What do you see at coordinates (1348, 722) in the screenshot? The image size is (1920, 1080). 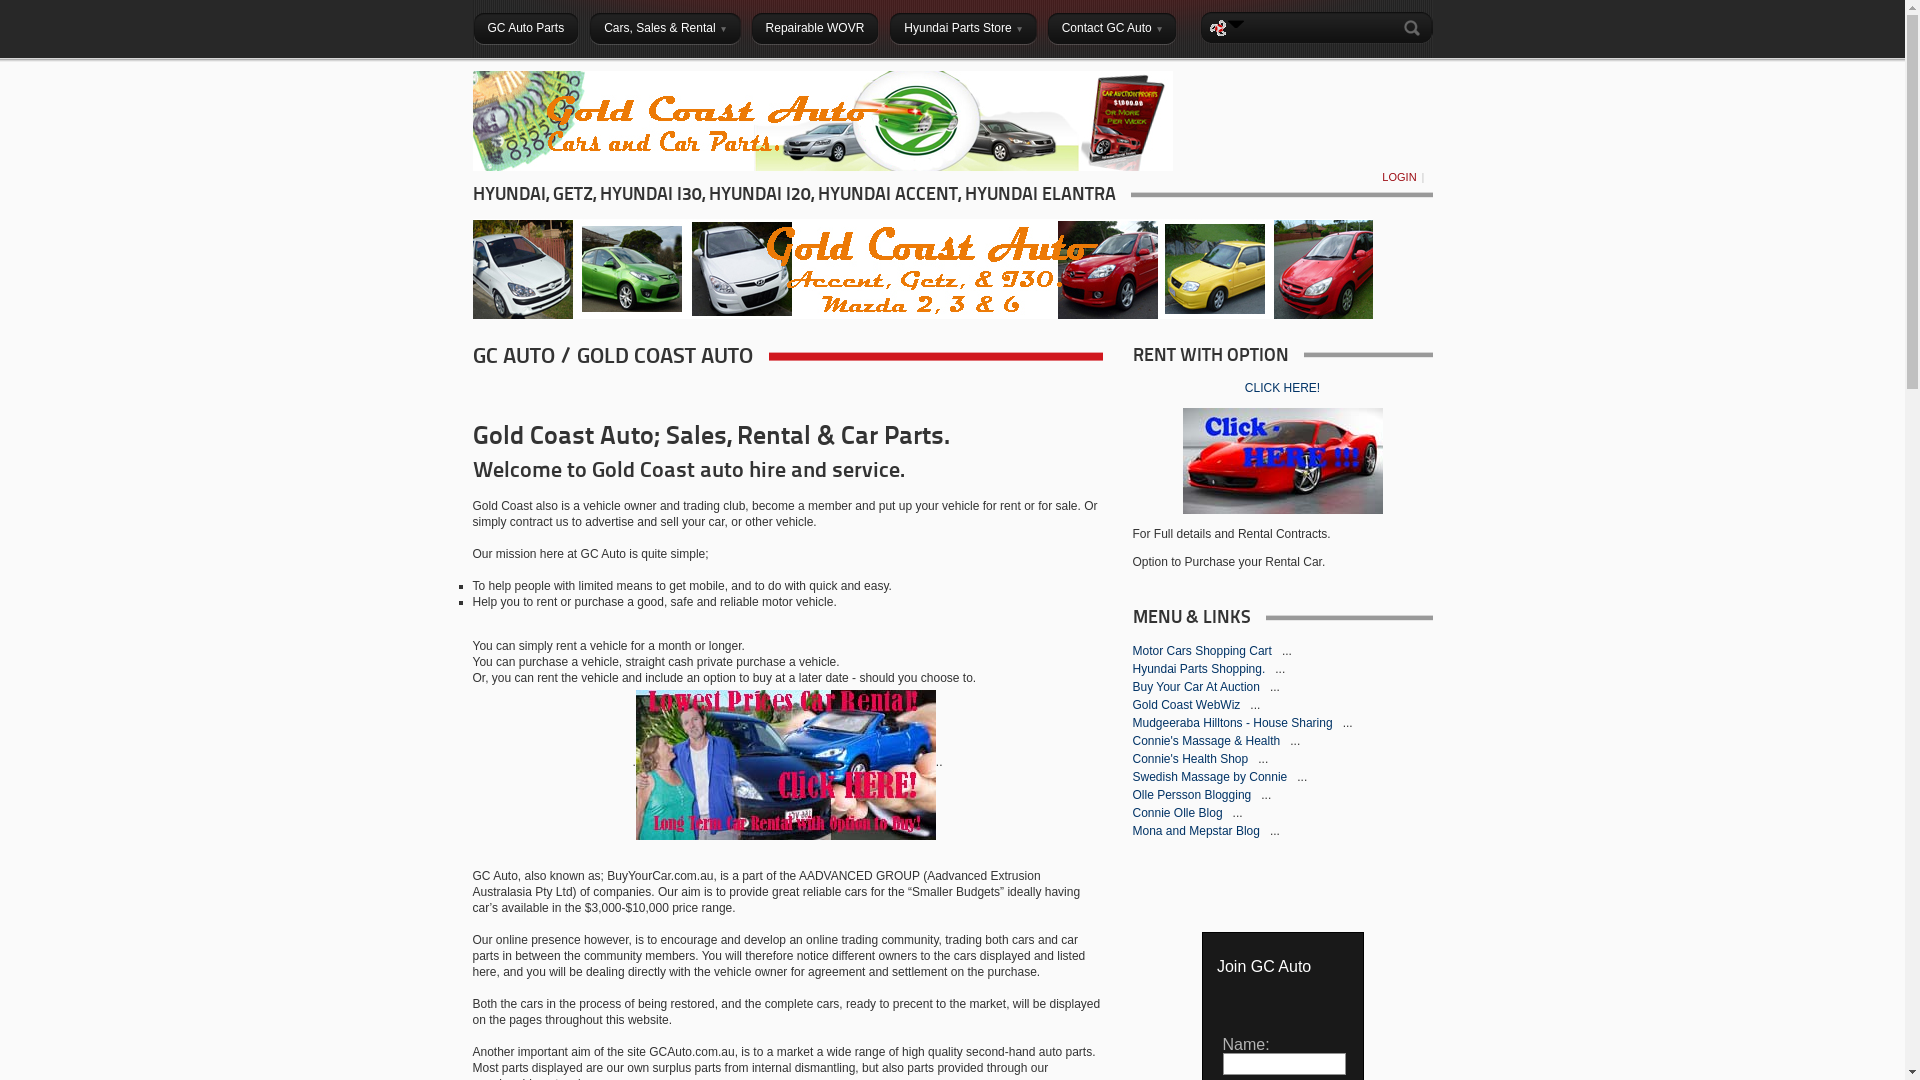 I see `'...'` at bounding box center [1348, 722].